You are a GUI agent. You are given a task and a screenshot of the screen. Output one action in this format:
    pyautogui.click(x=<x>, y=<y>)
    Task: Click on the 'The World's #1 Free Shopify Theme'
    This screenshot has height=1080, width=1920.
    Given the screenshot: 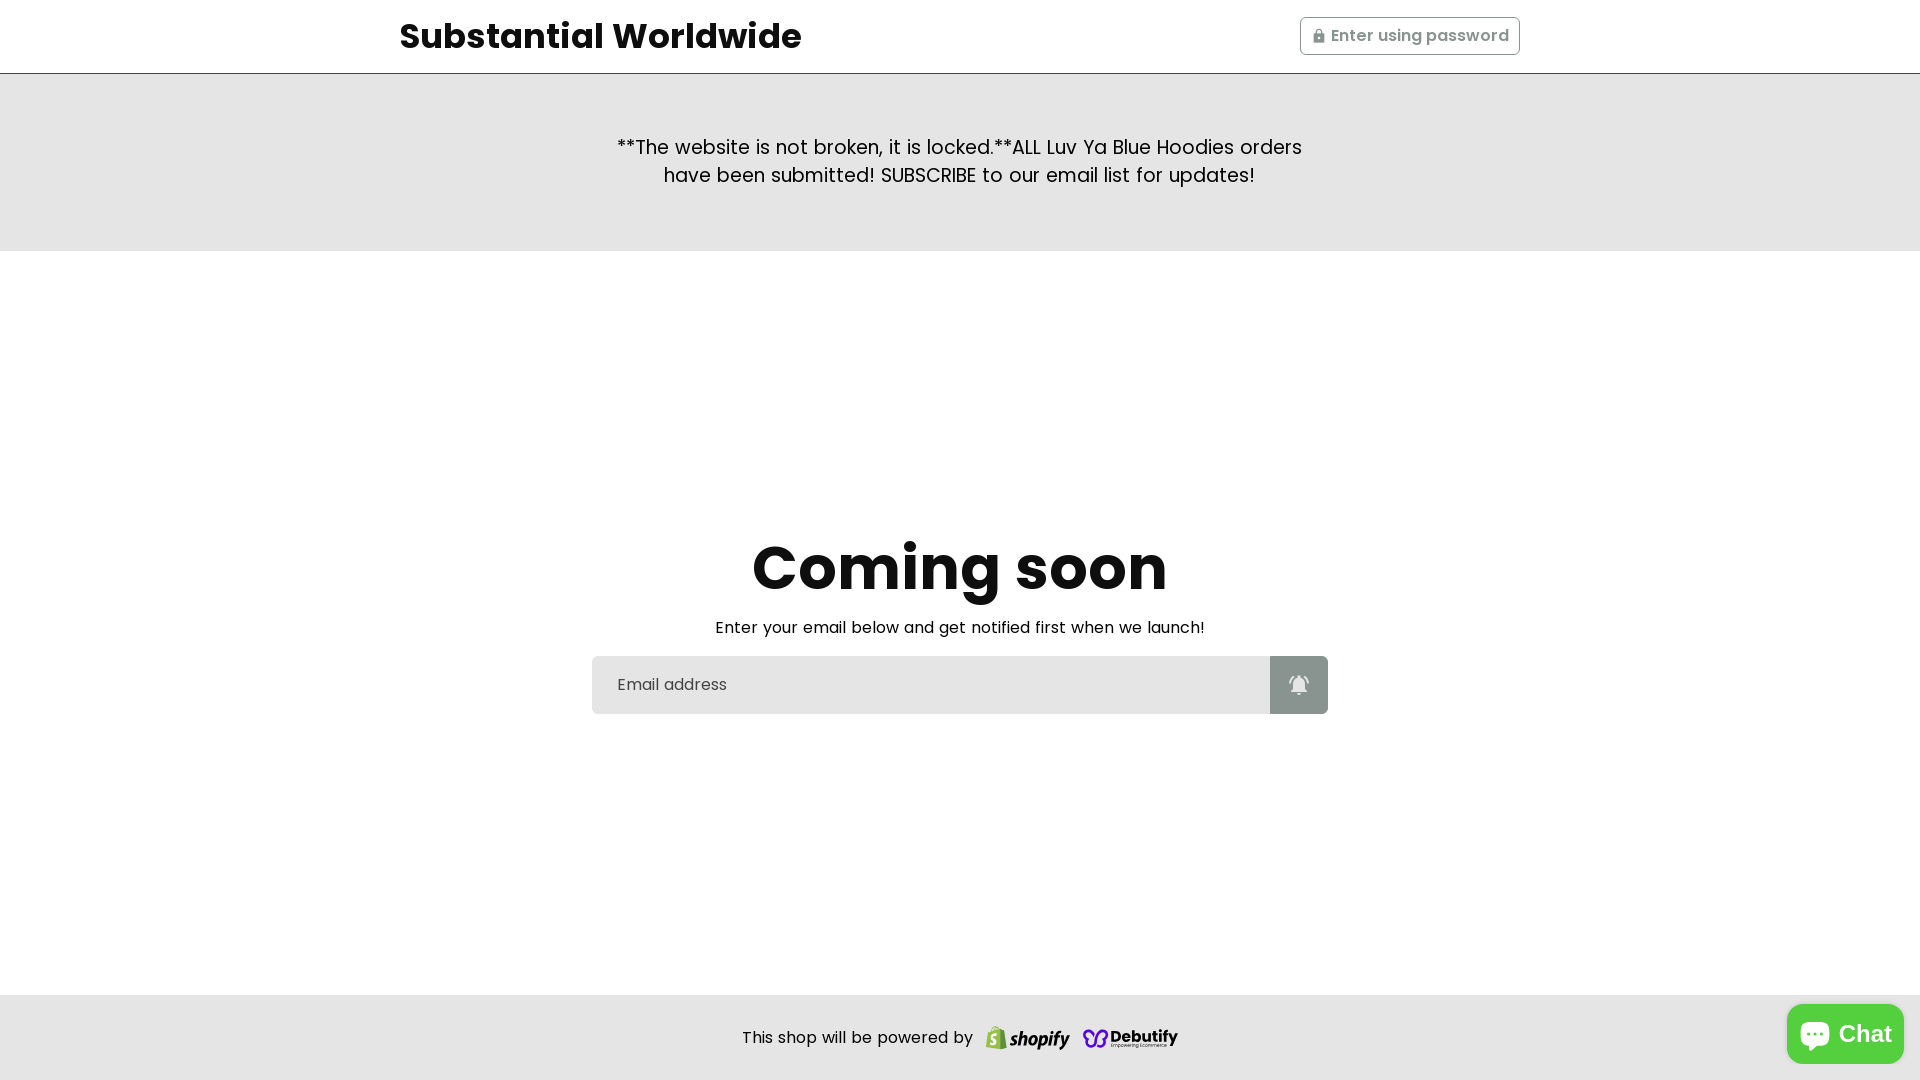 What is the action you would take?
    pyautogui.click(x=1131, y=1036)
    